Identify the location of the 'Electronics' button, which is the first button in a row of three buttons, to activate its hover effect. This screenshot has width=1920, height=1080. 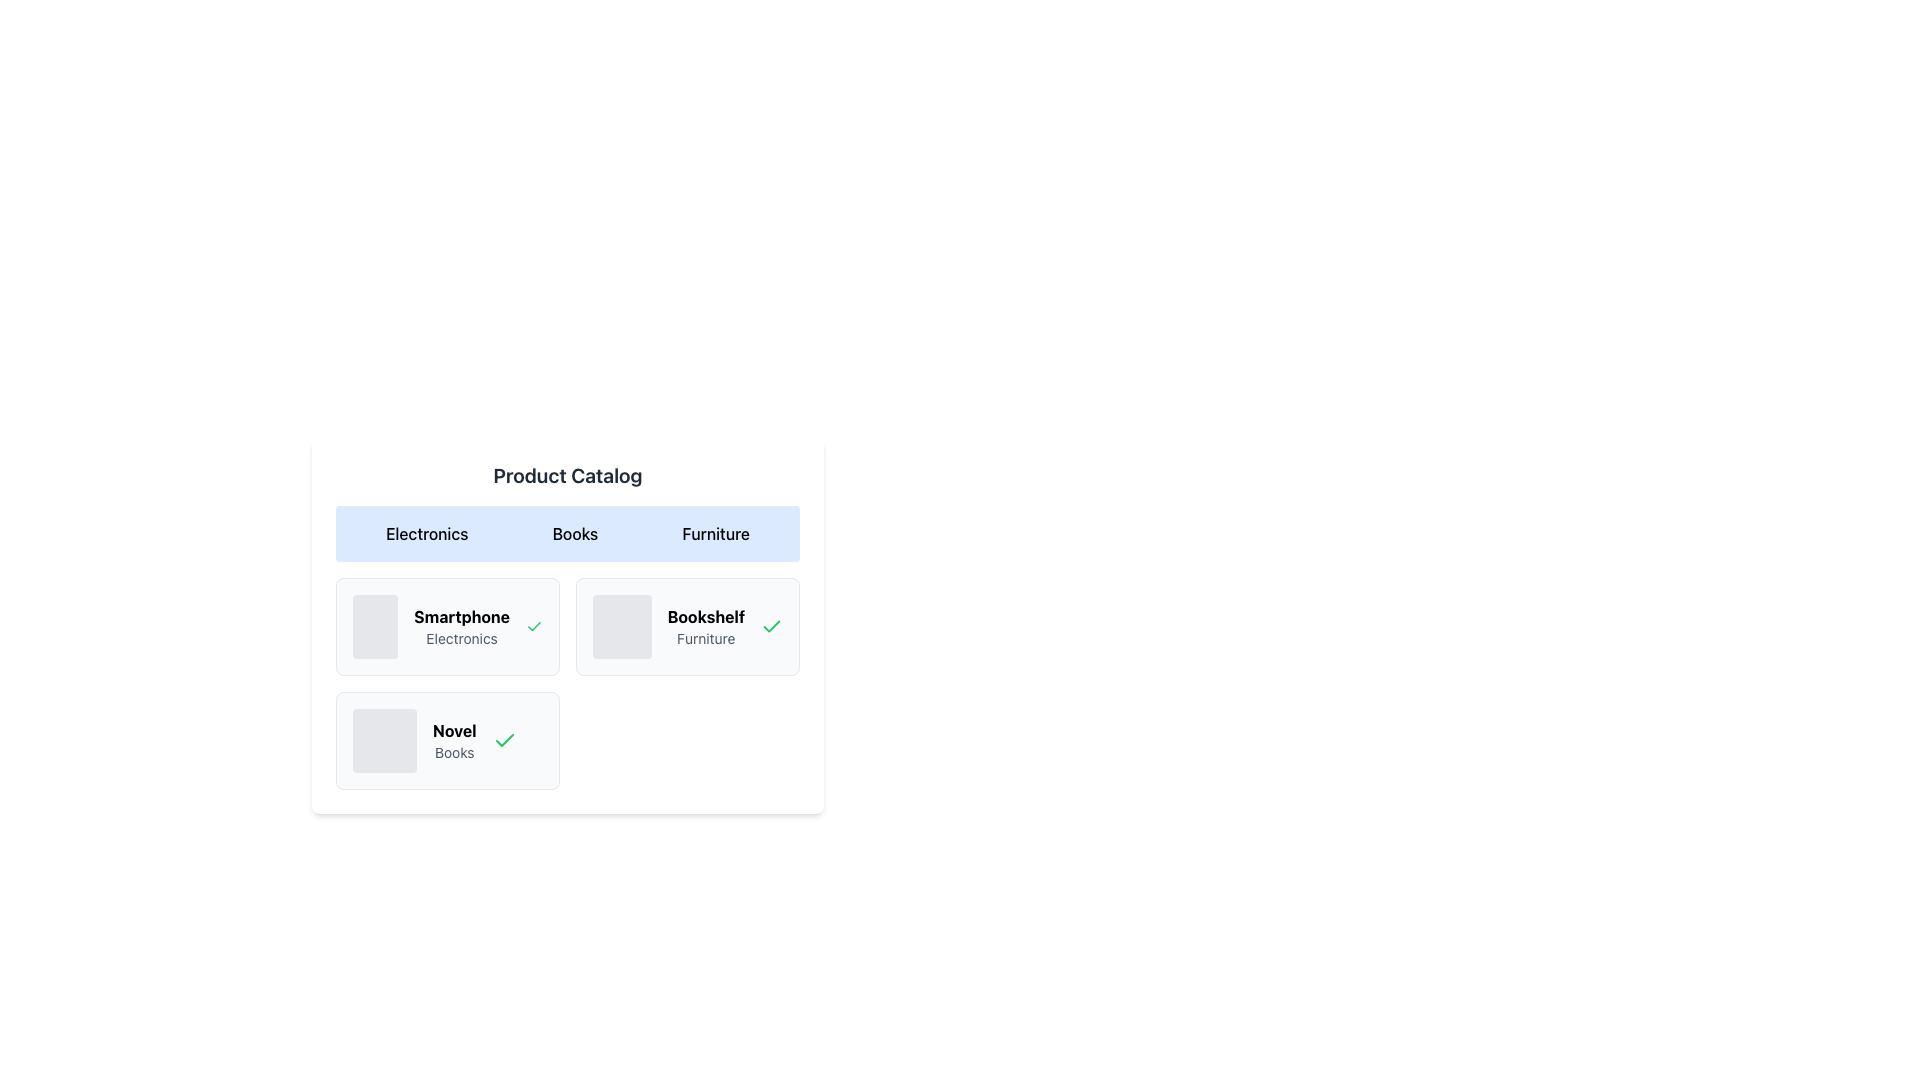
(426, 532).